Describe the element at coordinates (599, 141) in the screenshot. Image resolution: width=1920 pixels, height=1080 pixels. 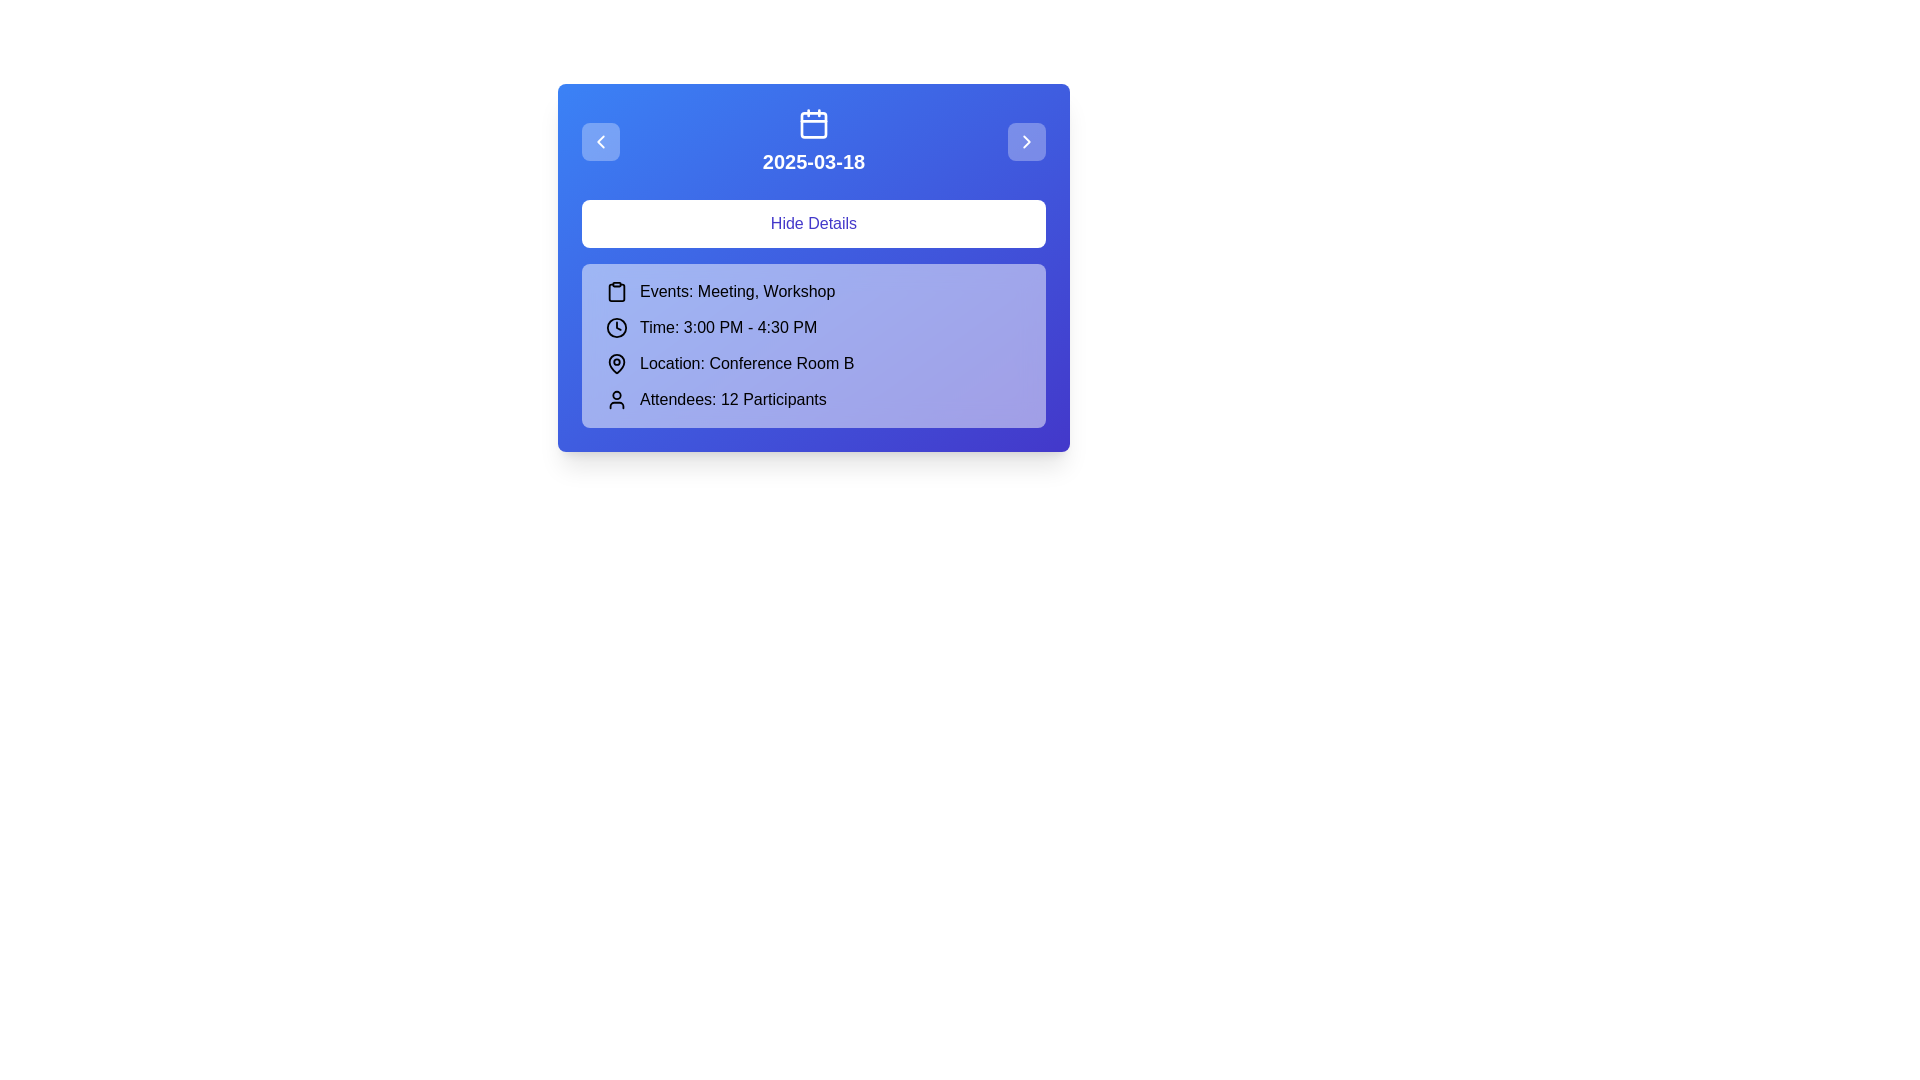
I see `the backward chevron icon located in the top-left corner of the card` at that location.